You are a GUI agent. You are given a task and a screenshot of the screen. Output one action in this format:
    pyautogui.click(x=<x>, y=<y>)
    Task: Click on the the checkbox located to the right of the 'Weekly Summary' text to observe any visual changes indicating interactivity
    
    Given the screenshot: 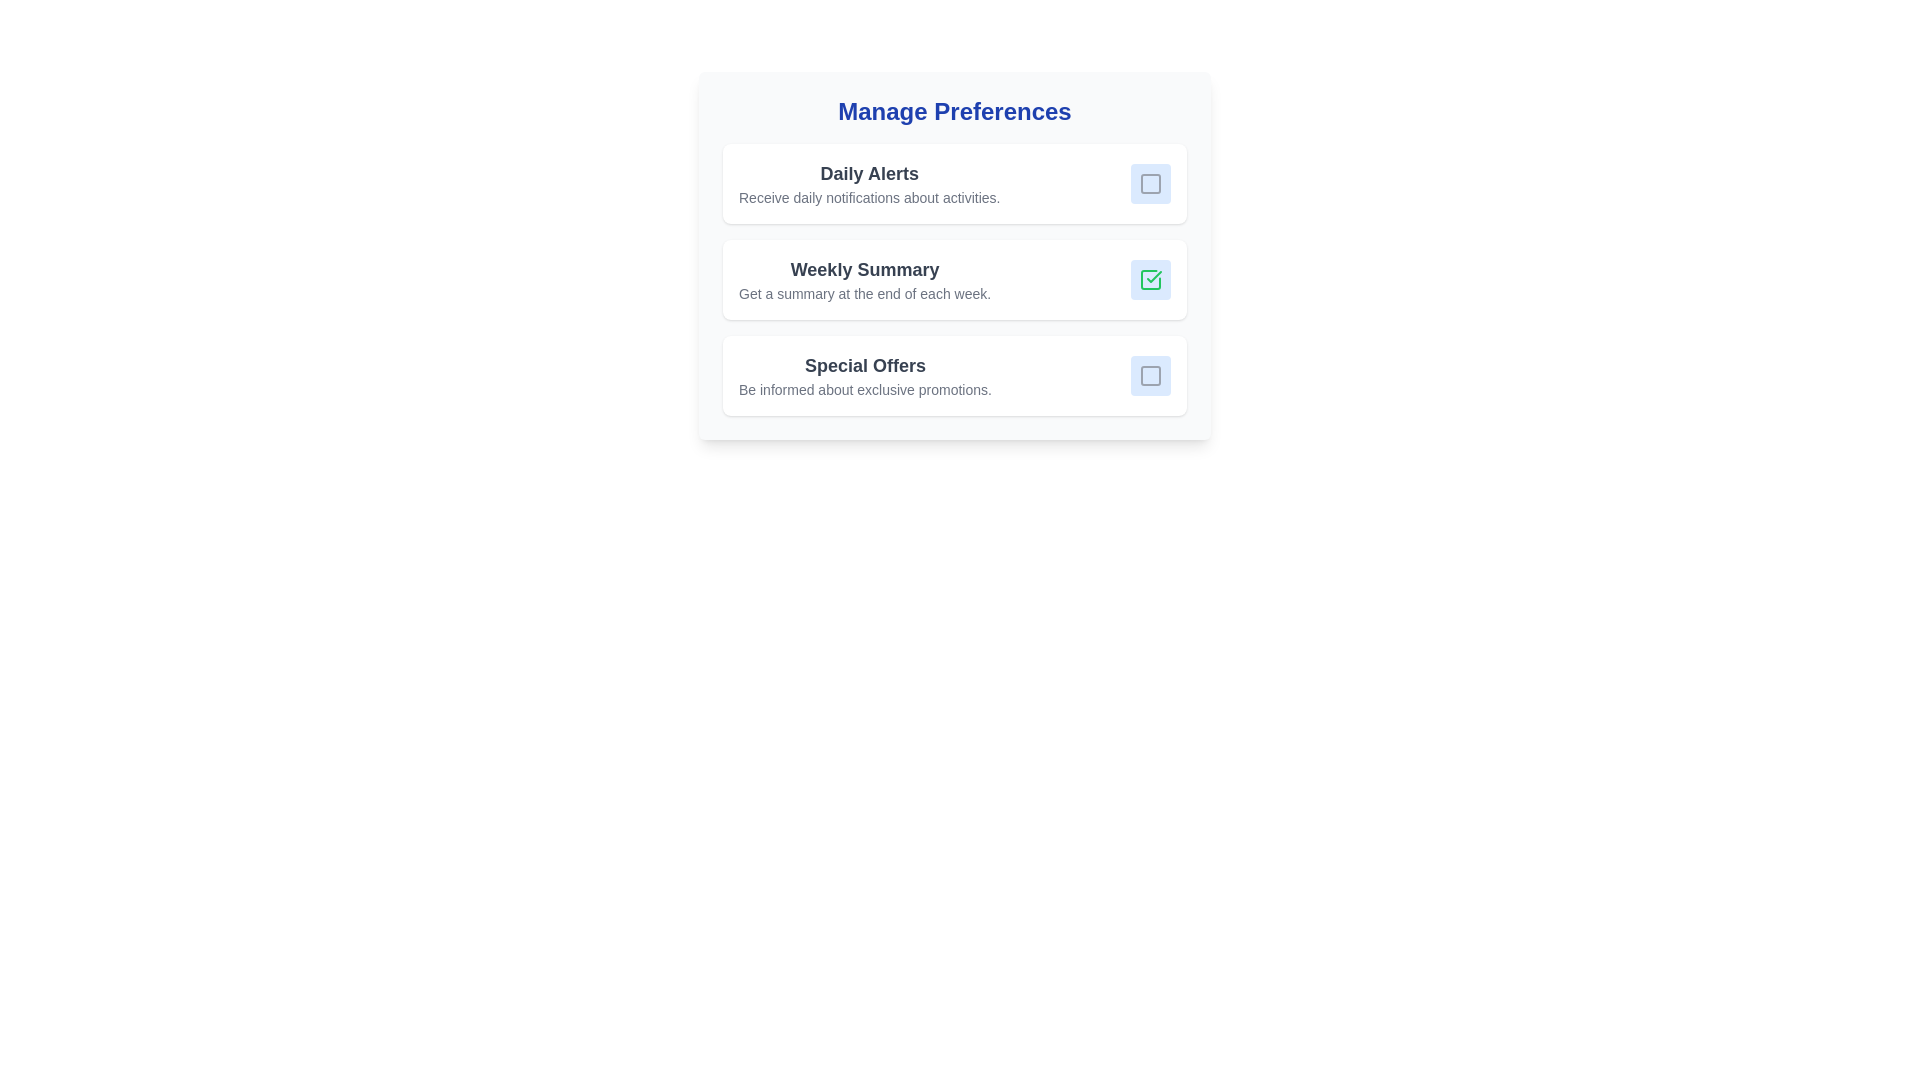 What is the action you would take?
    pyautogui.click(x=1151, y=280)
    